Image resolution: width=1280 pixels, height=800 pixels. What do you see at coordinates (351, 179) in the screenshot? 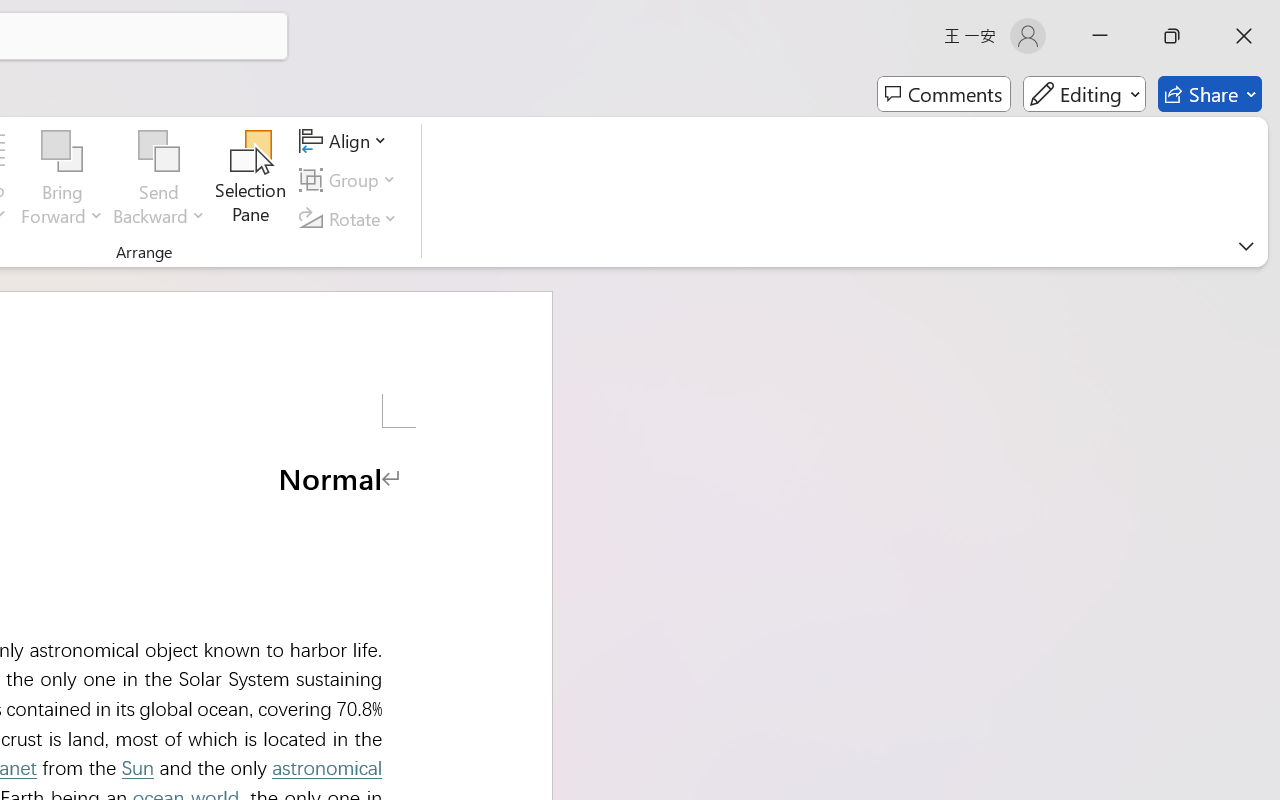
I see `'Group'` at bounding box center [351, 179].